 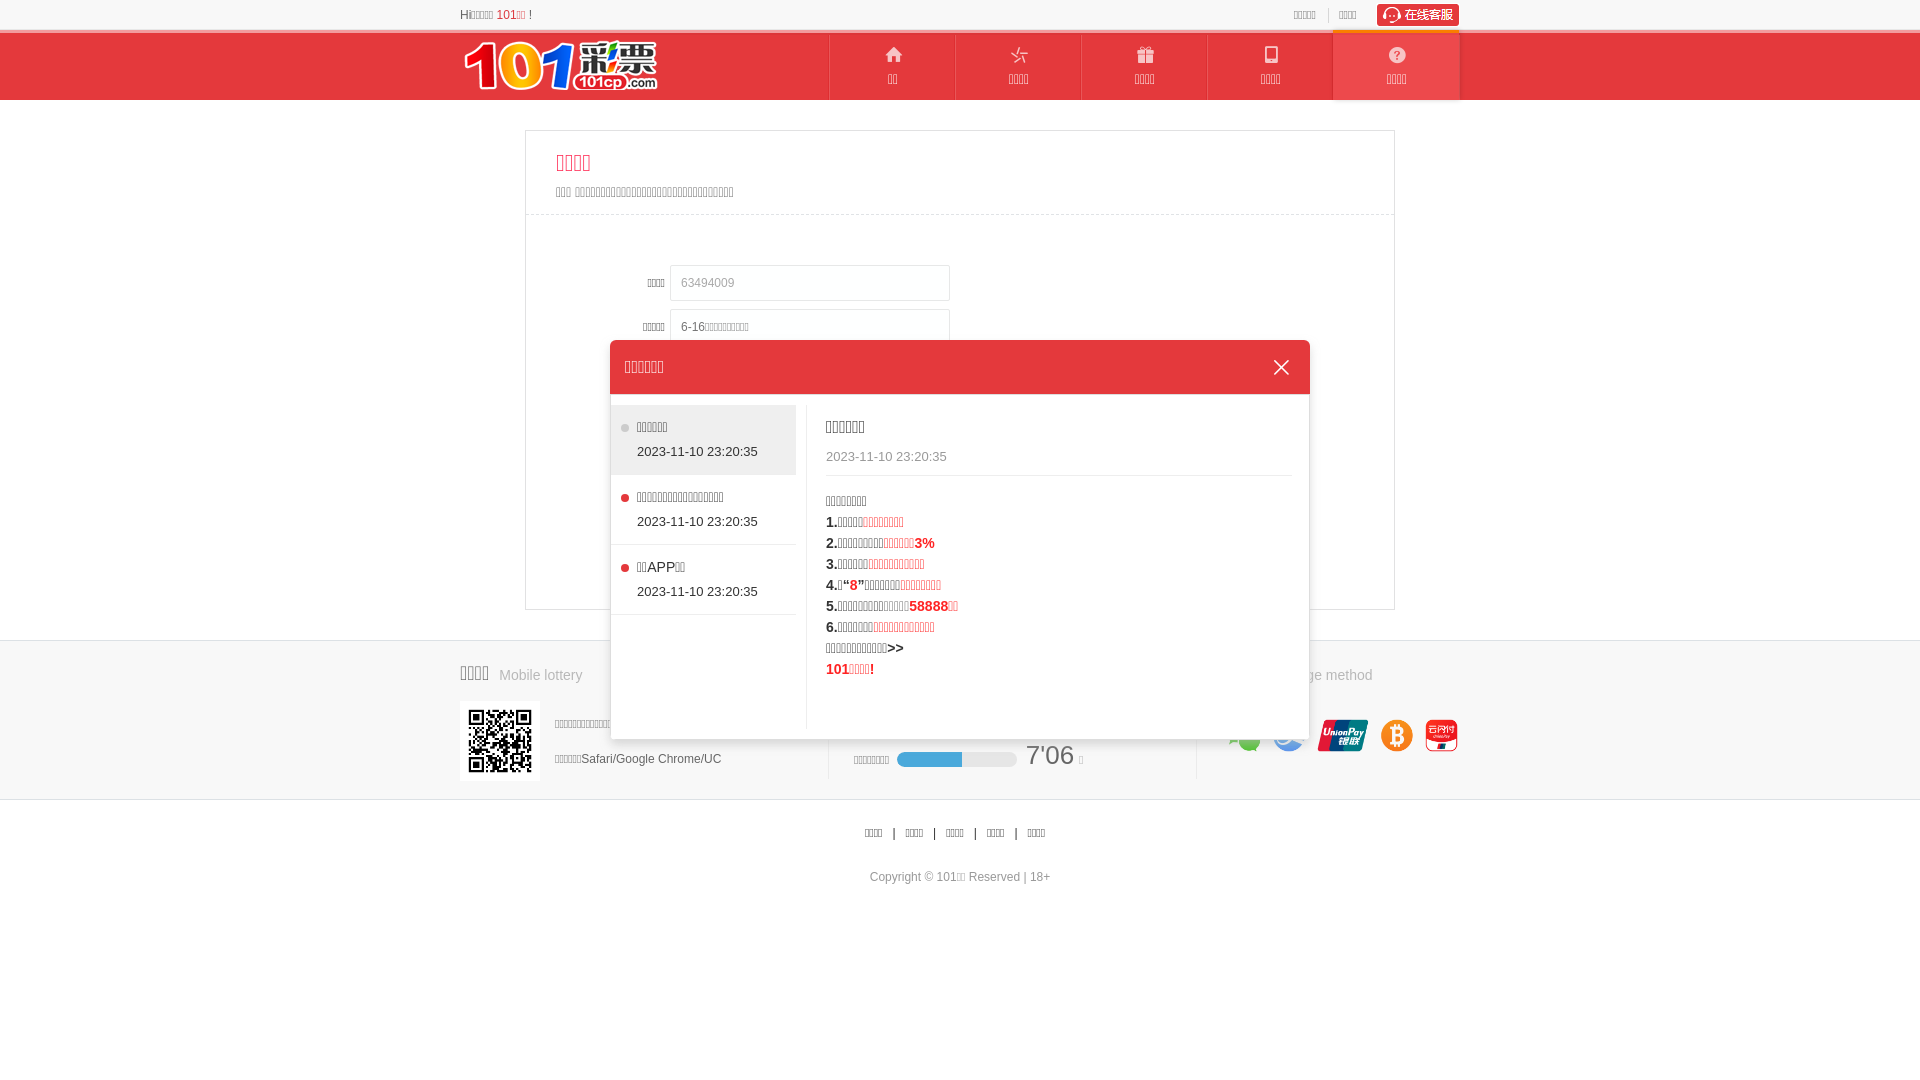 I want to click on '|', so click(x=892, y=833).